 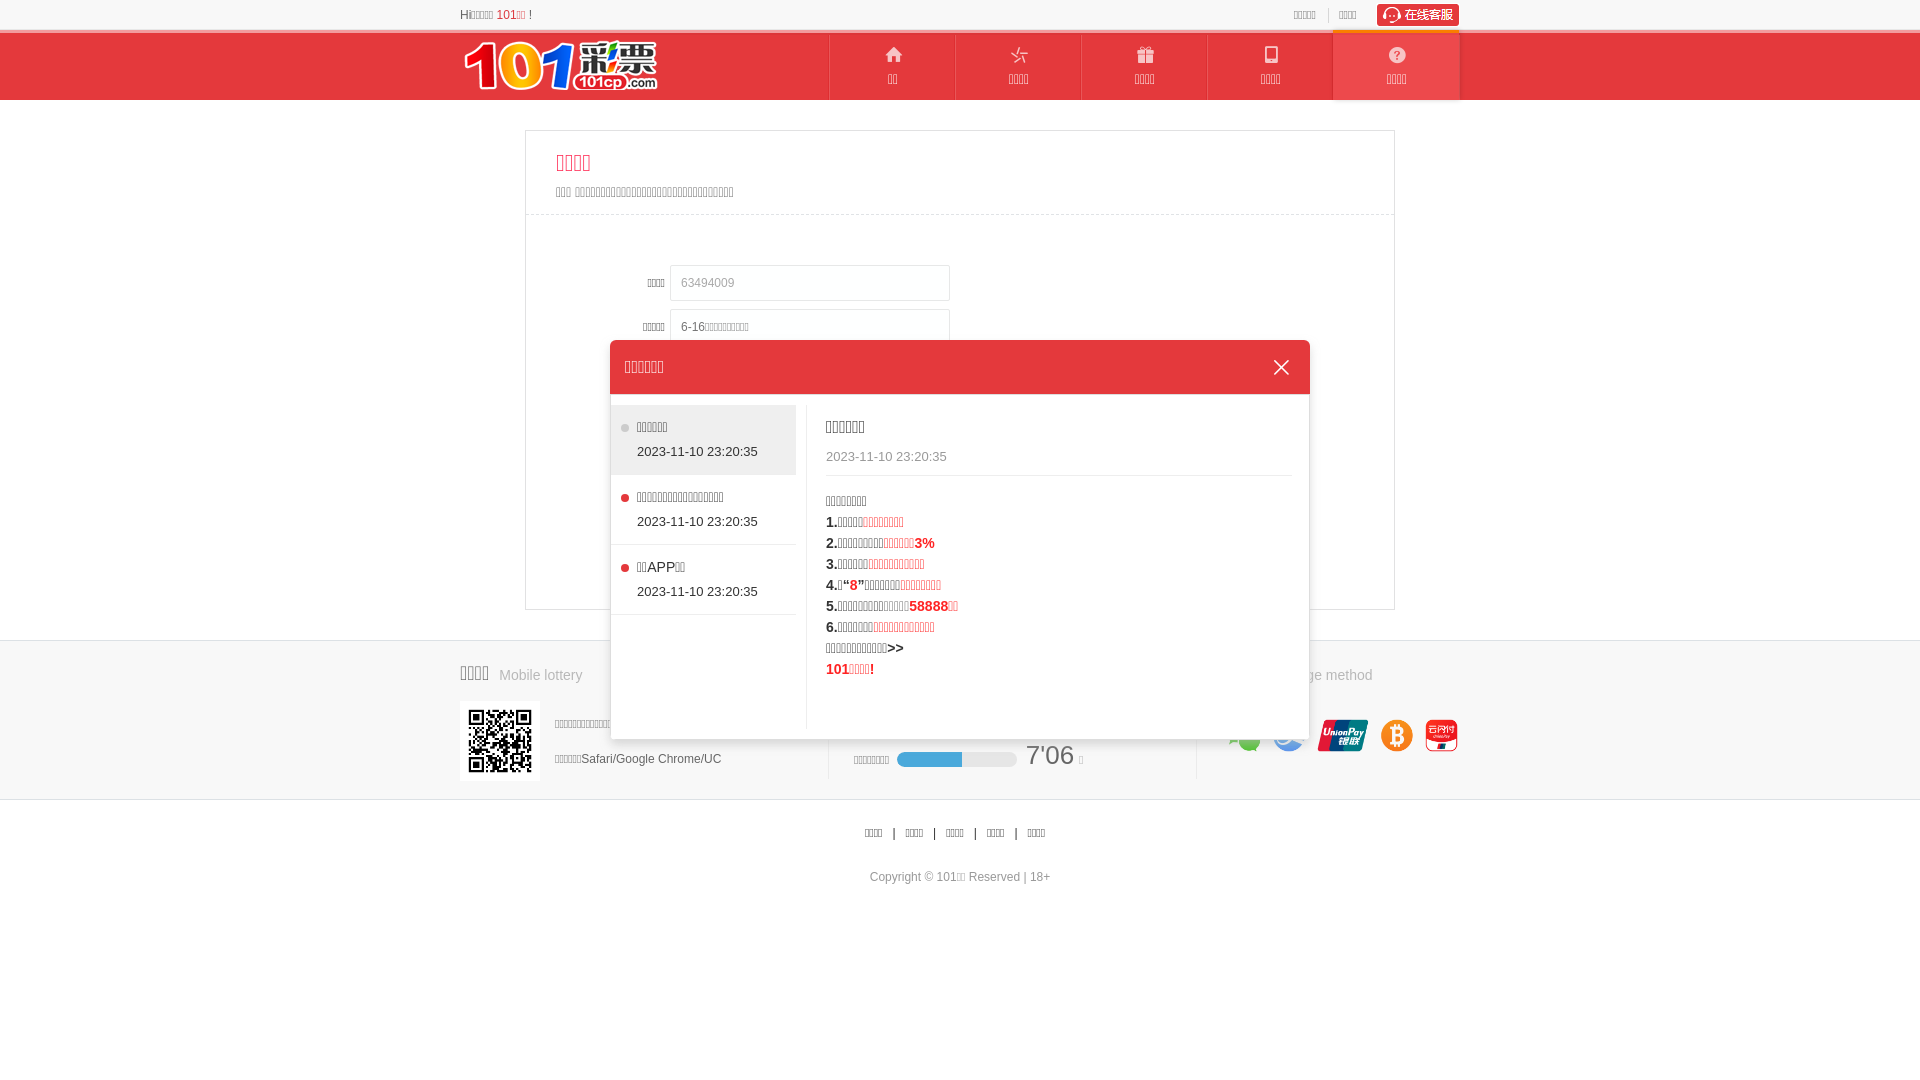 I want to click on '|', so click(x=892, y=833).